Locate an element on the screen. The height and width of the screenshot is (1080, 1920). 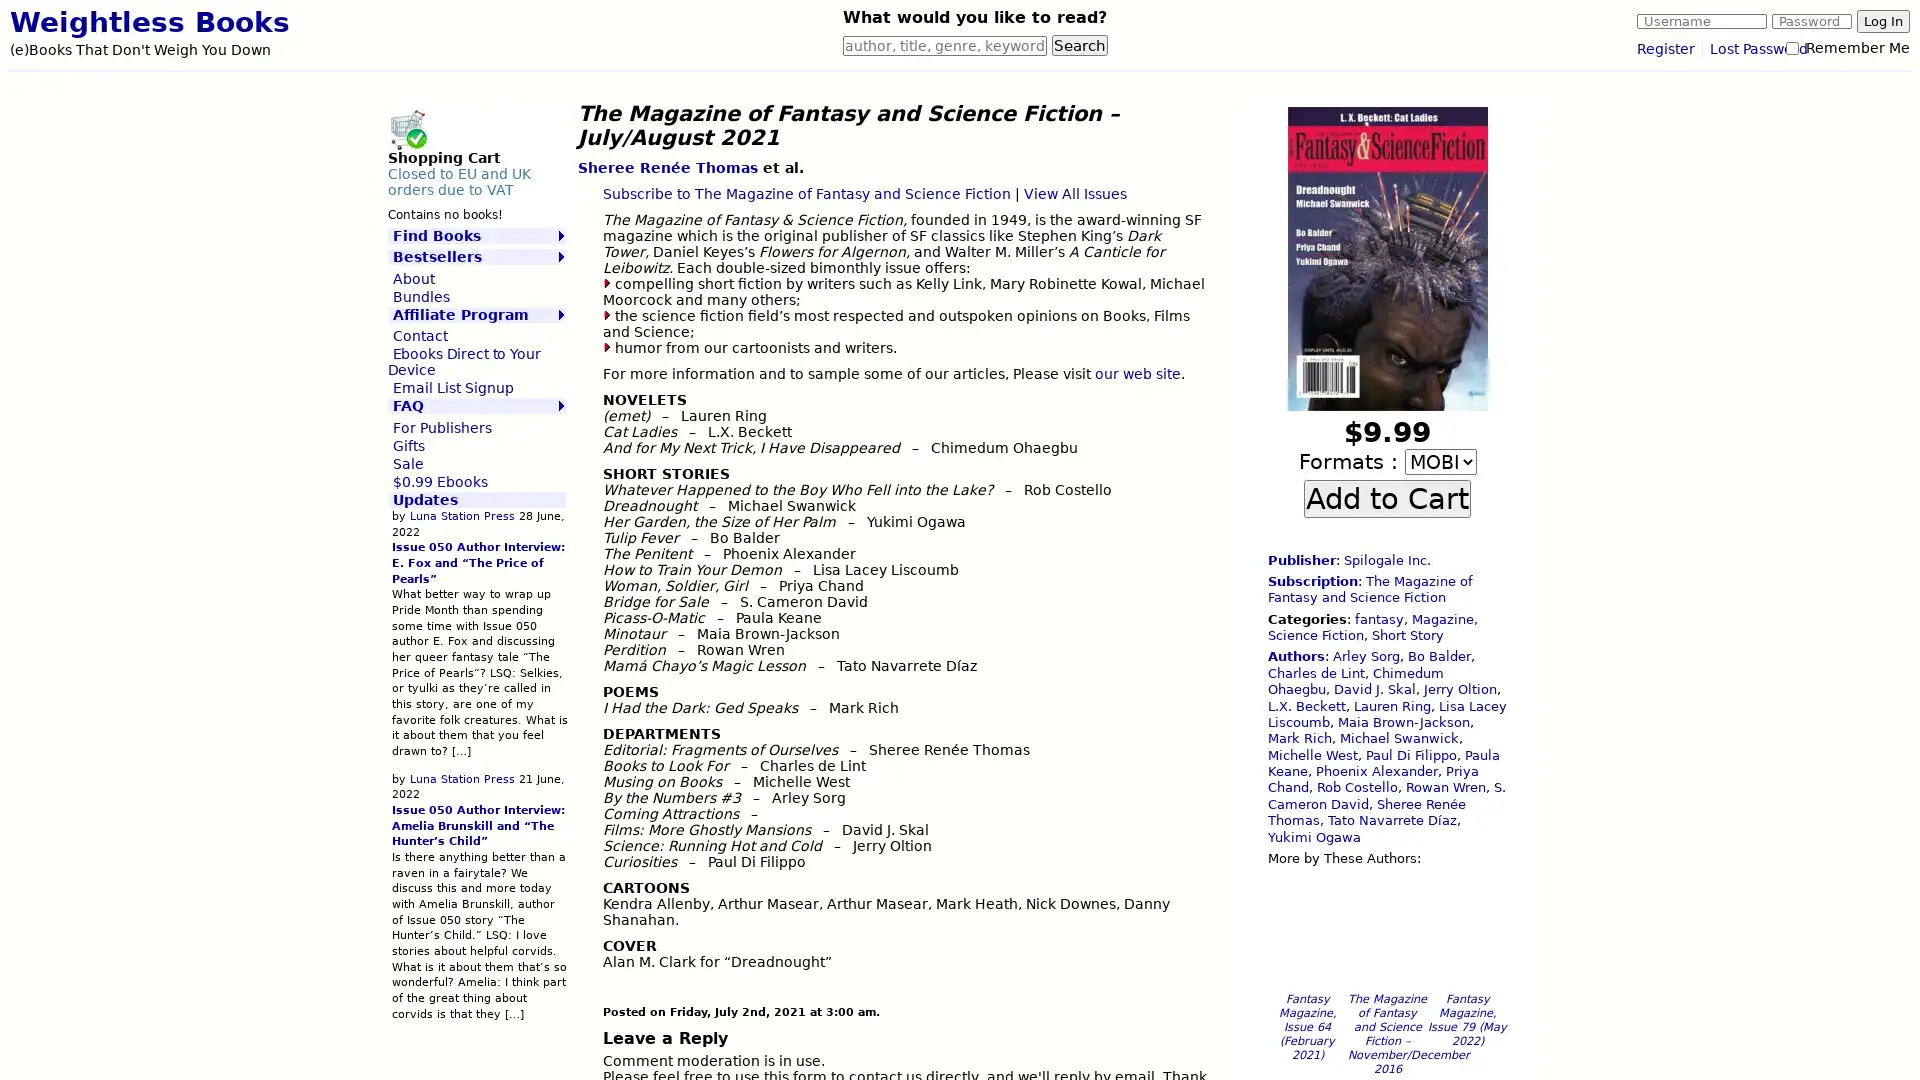
Shopping Cart is located at coordinates (406, 128).